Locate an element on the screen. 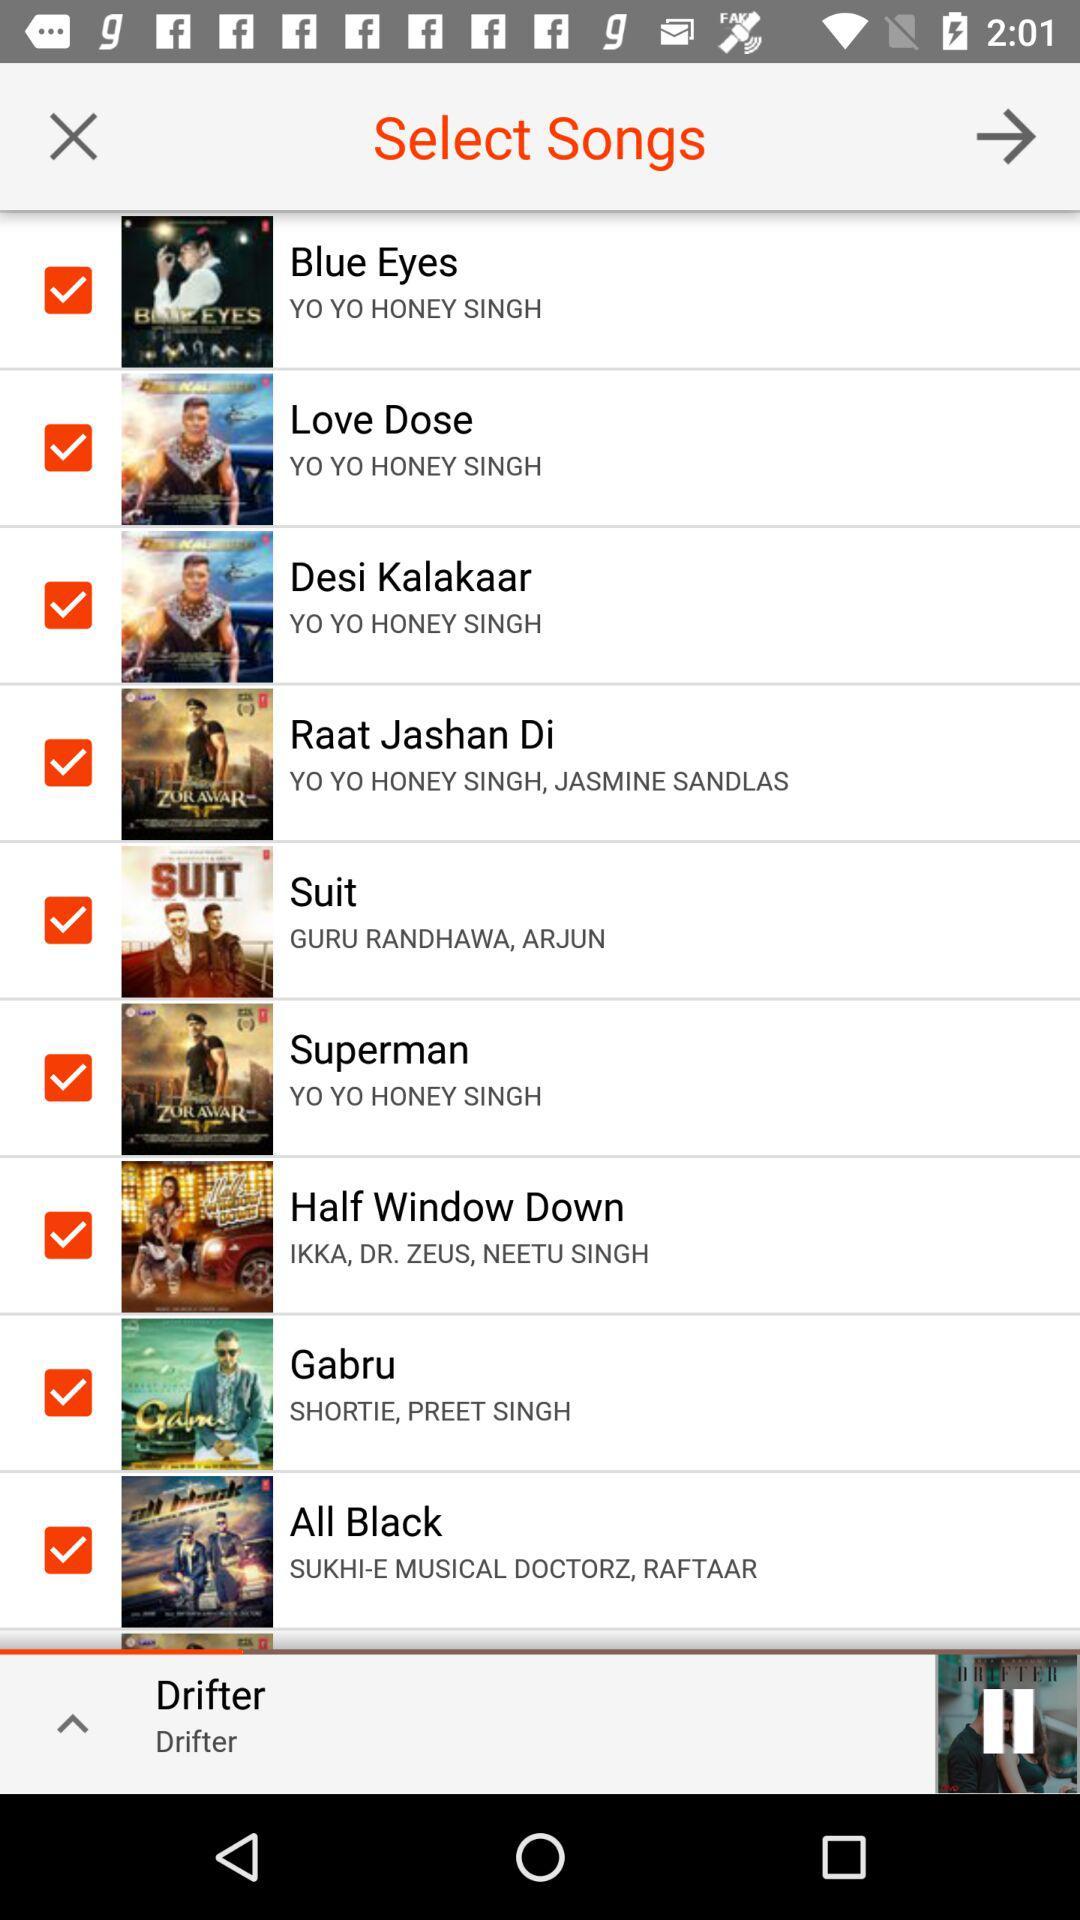 The image size is (1080, 1920). good app to listen songs is located at coordinates (1006, 135).